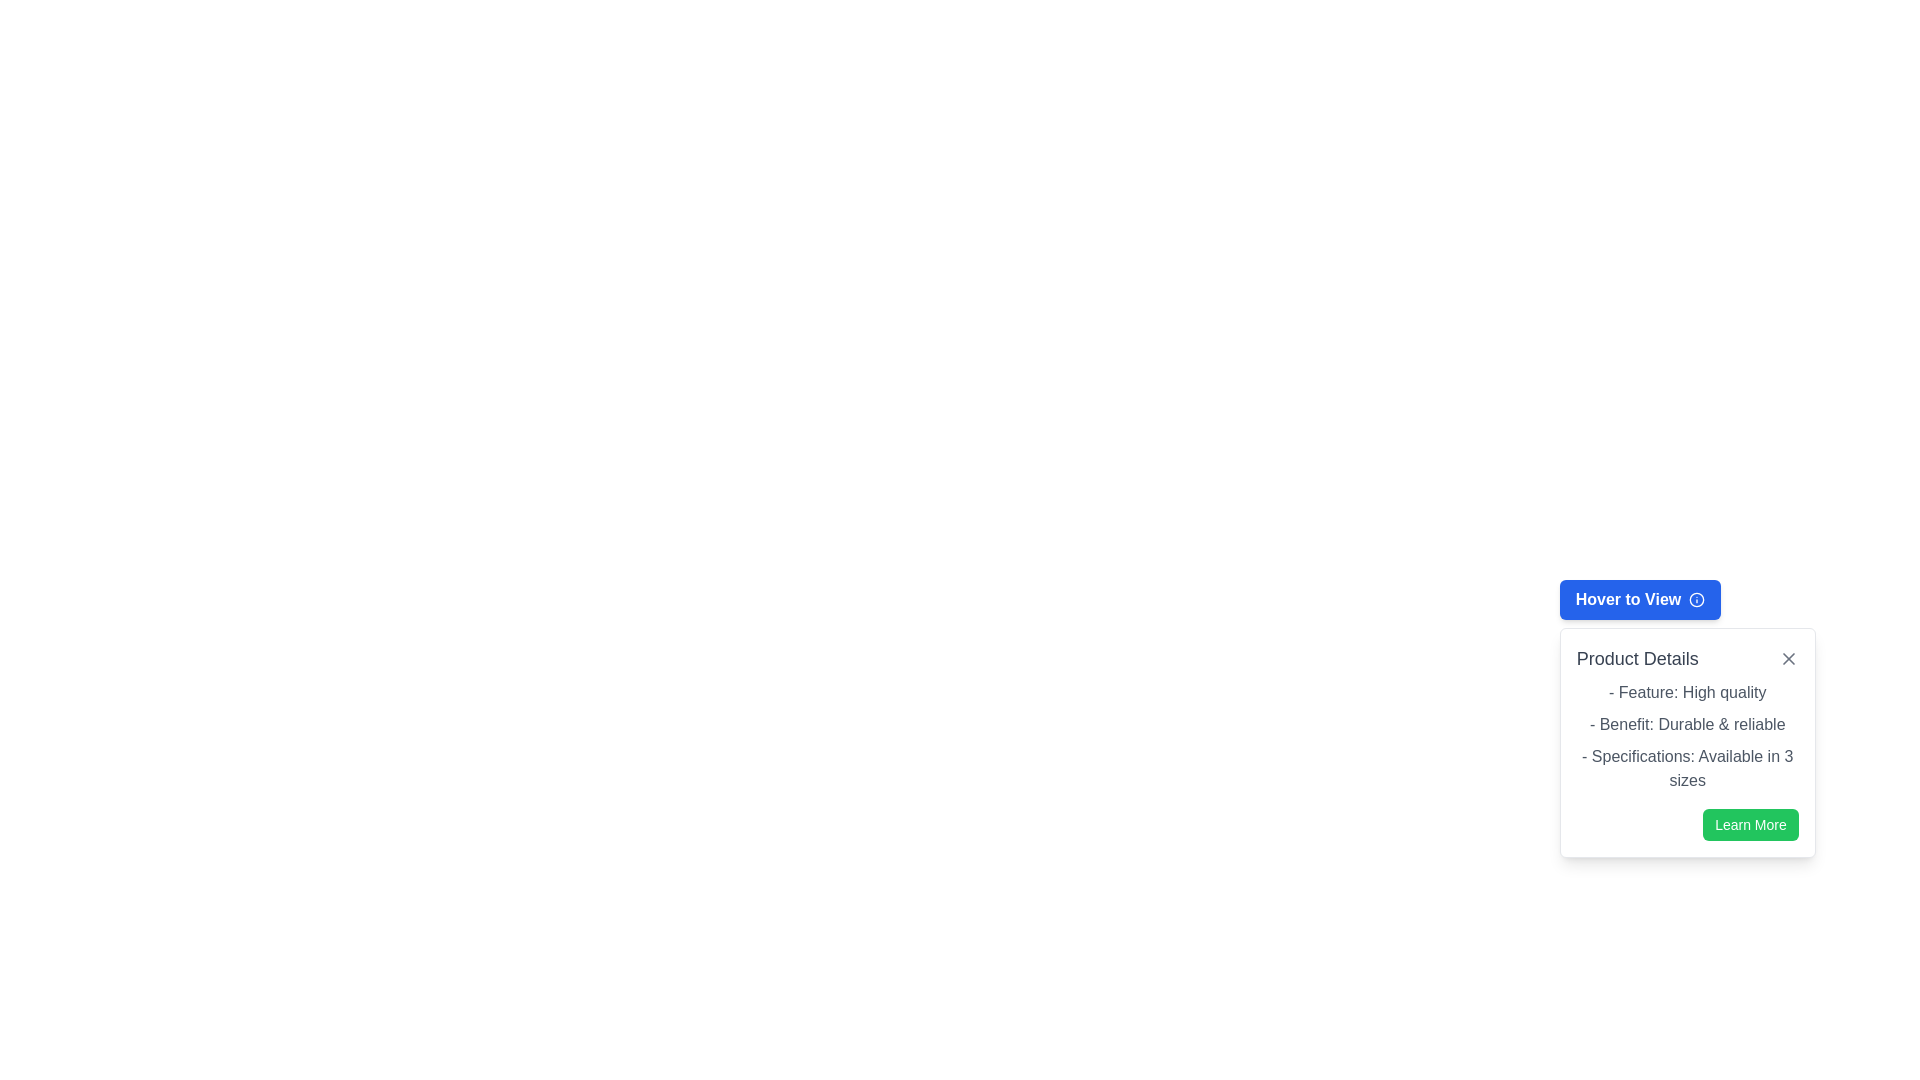 The image size is (1920, 1080). Describe the element at coordinates (1686, 736) in the screenshot. I see `the Text element displaying product details, which includes three items: 'Feature: High quality', 'Benefit: Durable & reliable', and 'Specifications: Available in 3 sizes', located above the 'Learn More' button within the 'Product Details' section` at that location.